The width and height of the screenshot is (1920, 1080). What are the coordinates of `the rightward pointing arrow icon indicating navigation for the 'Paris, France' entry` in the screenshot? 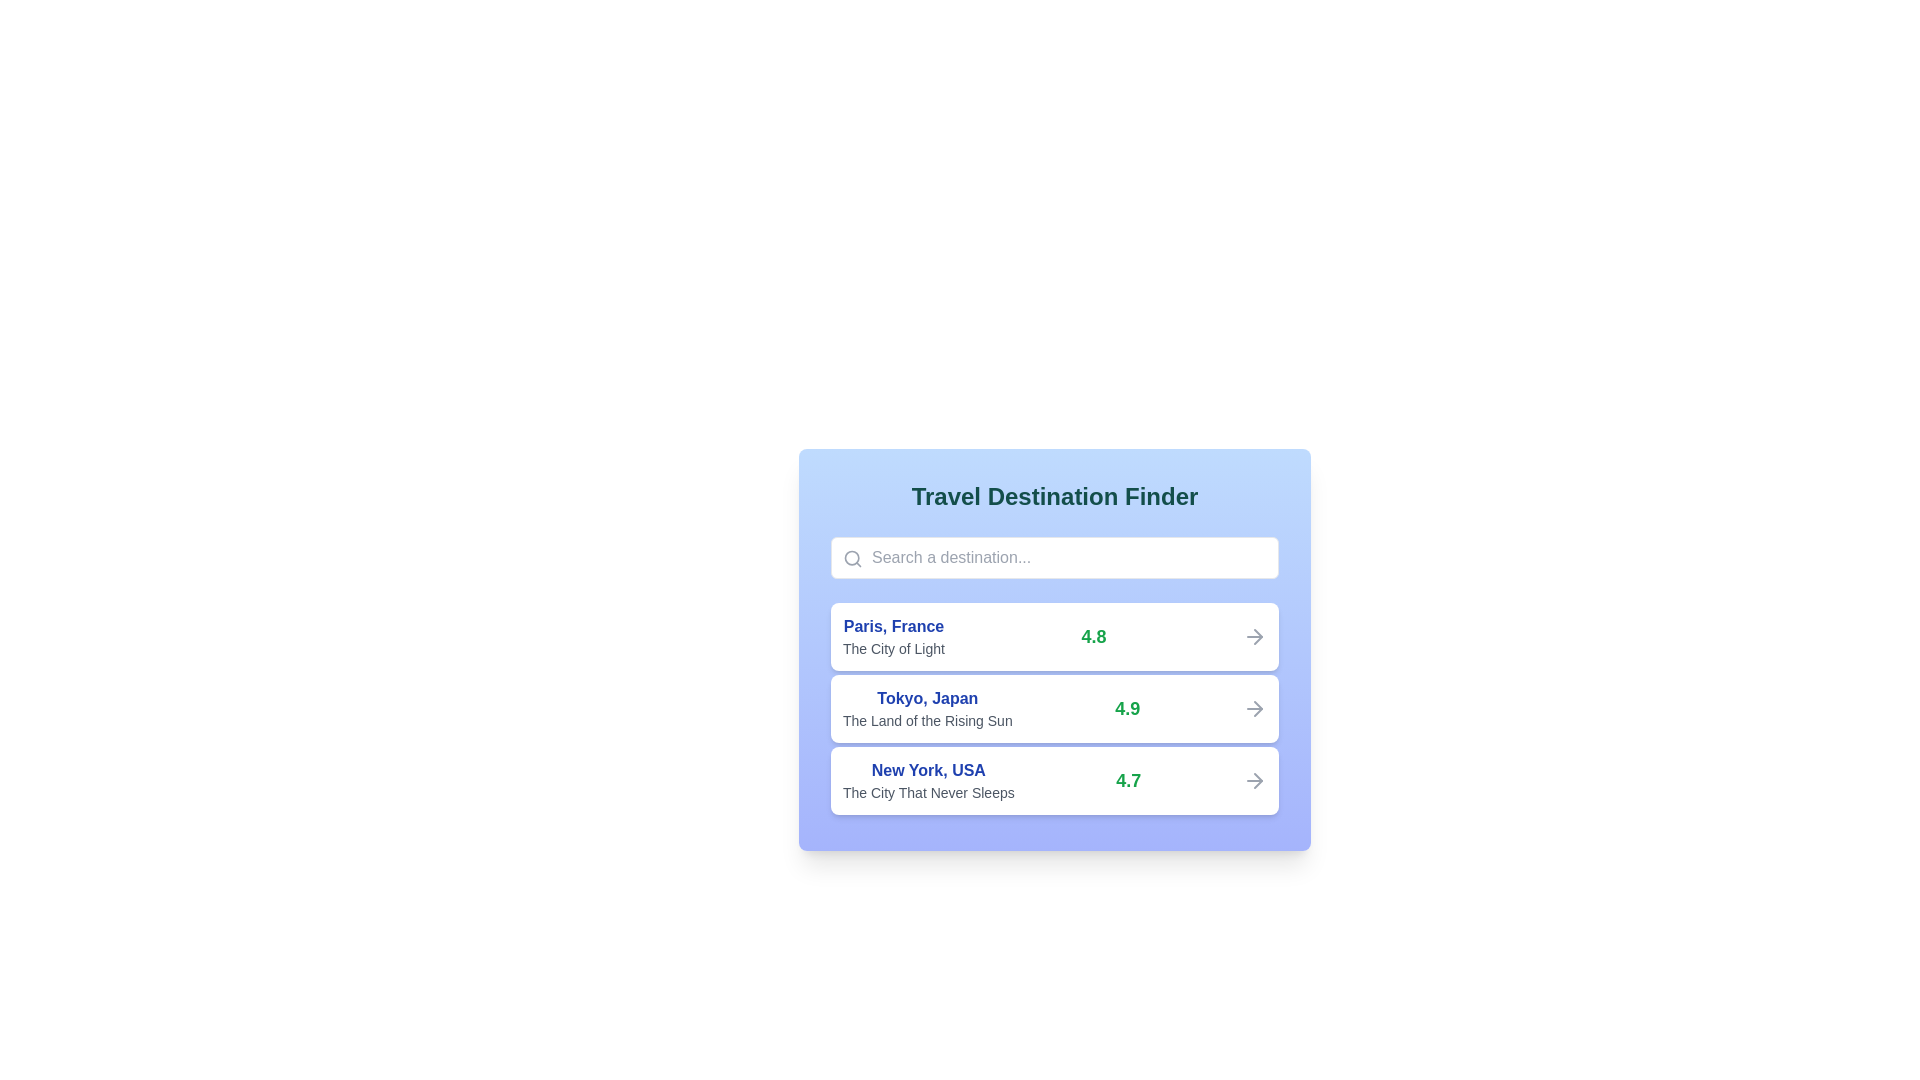 It's located at (1253, 636).